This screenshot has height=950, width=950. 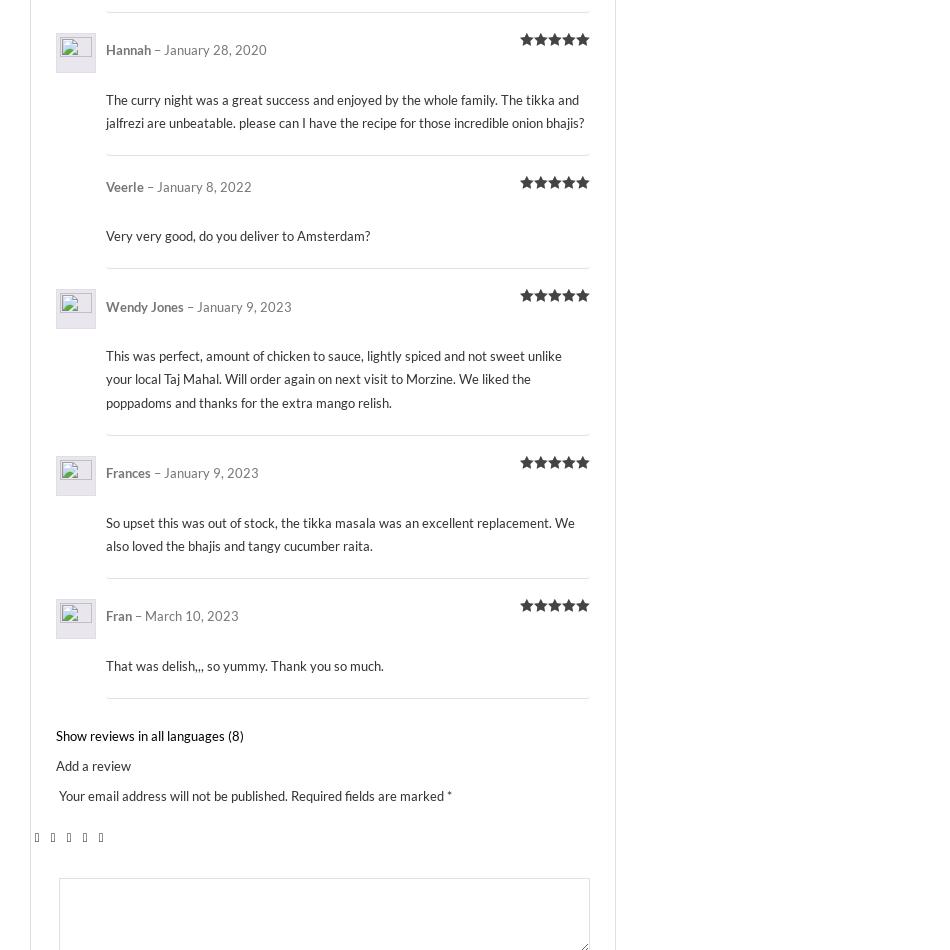 What do you see at coordinates (106, 533) in the screenshot?
I see `'So upset this was out of stock, the tikka masala was an excellent replacement. We also loved the bhajis and tangy cucumber raita.'` at bounding box center [106, 533].